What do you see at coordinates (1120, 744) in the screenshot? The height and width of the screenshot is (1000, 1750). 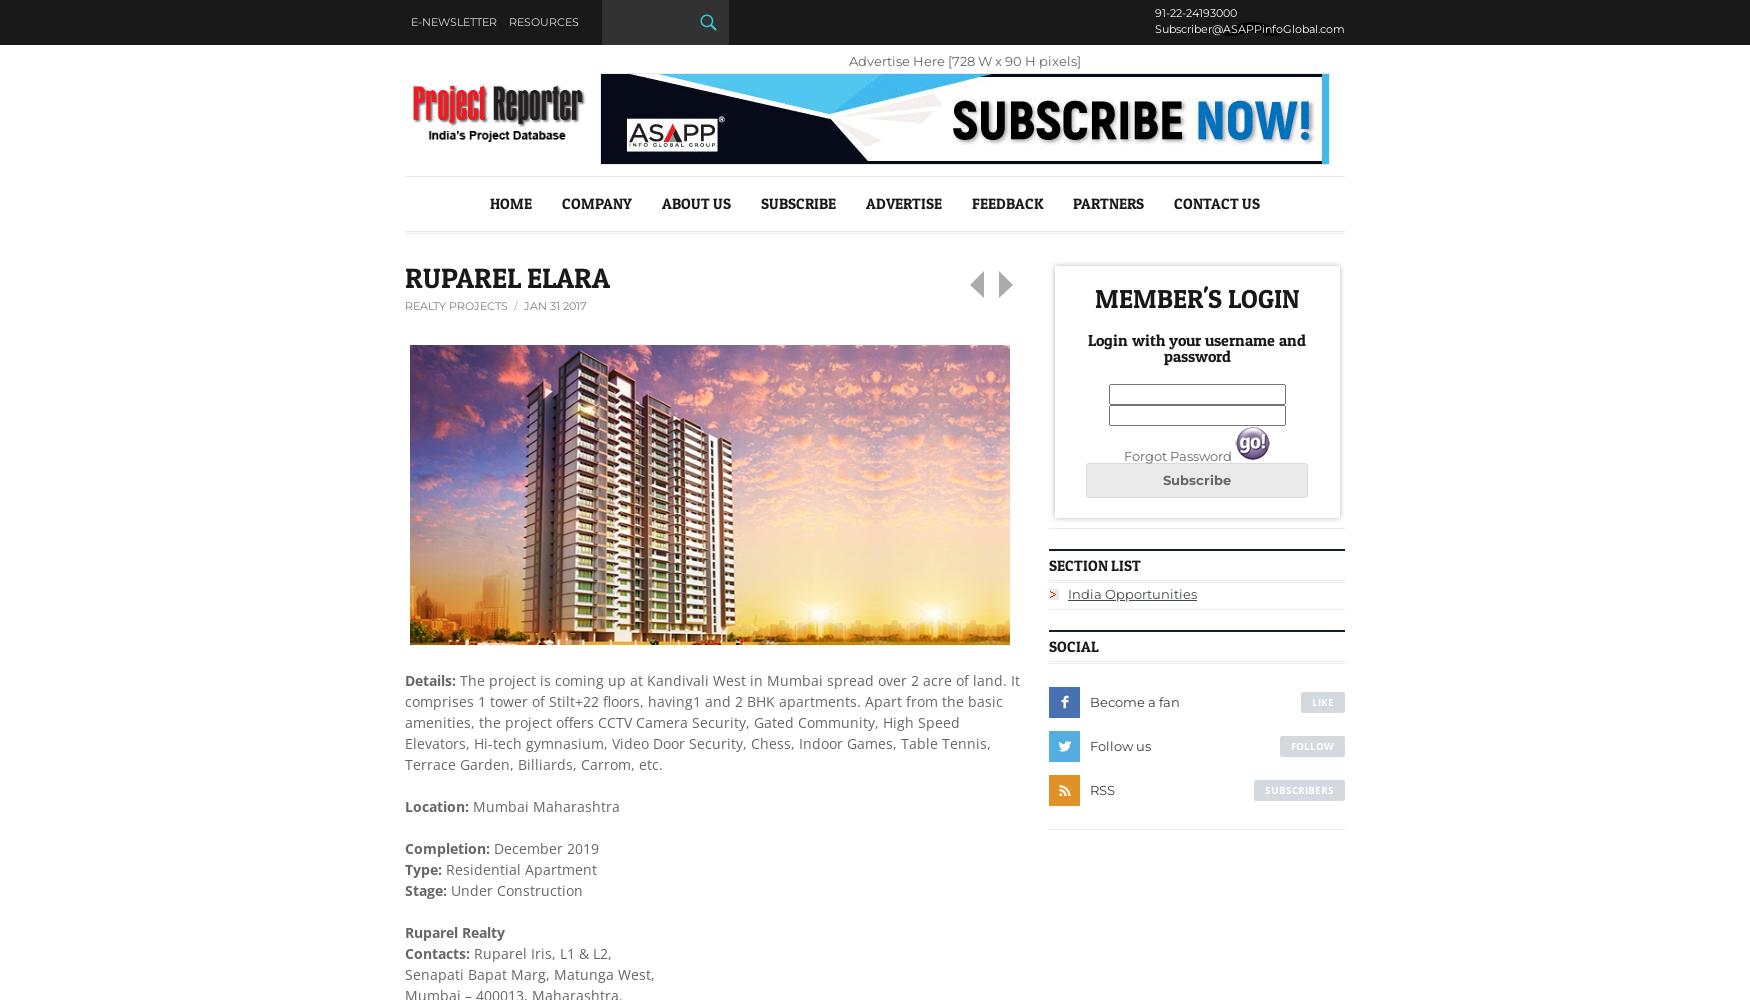 I see `'Follow us'` at bounding box center [1120, 744].